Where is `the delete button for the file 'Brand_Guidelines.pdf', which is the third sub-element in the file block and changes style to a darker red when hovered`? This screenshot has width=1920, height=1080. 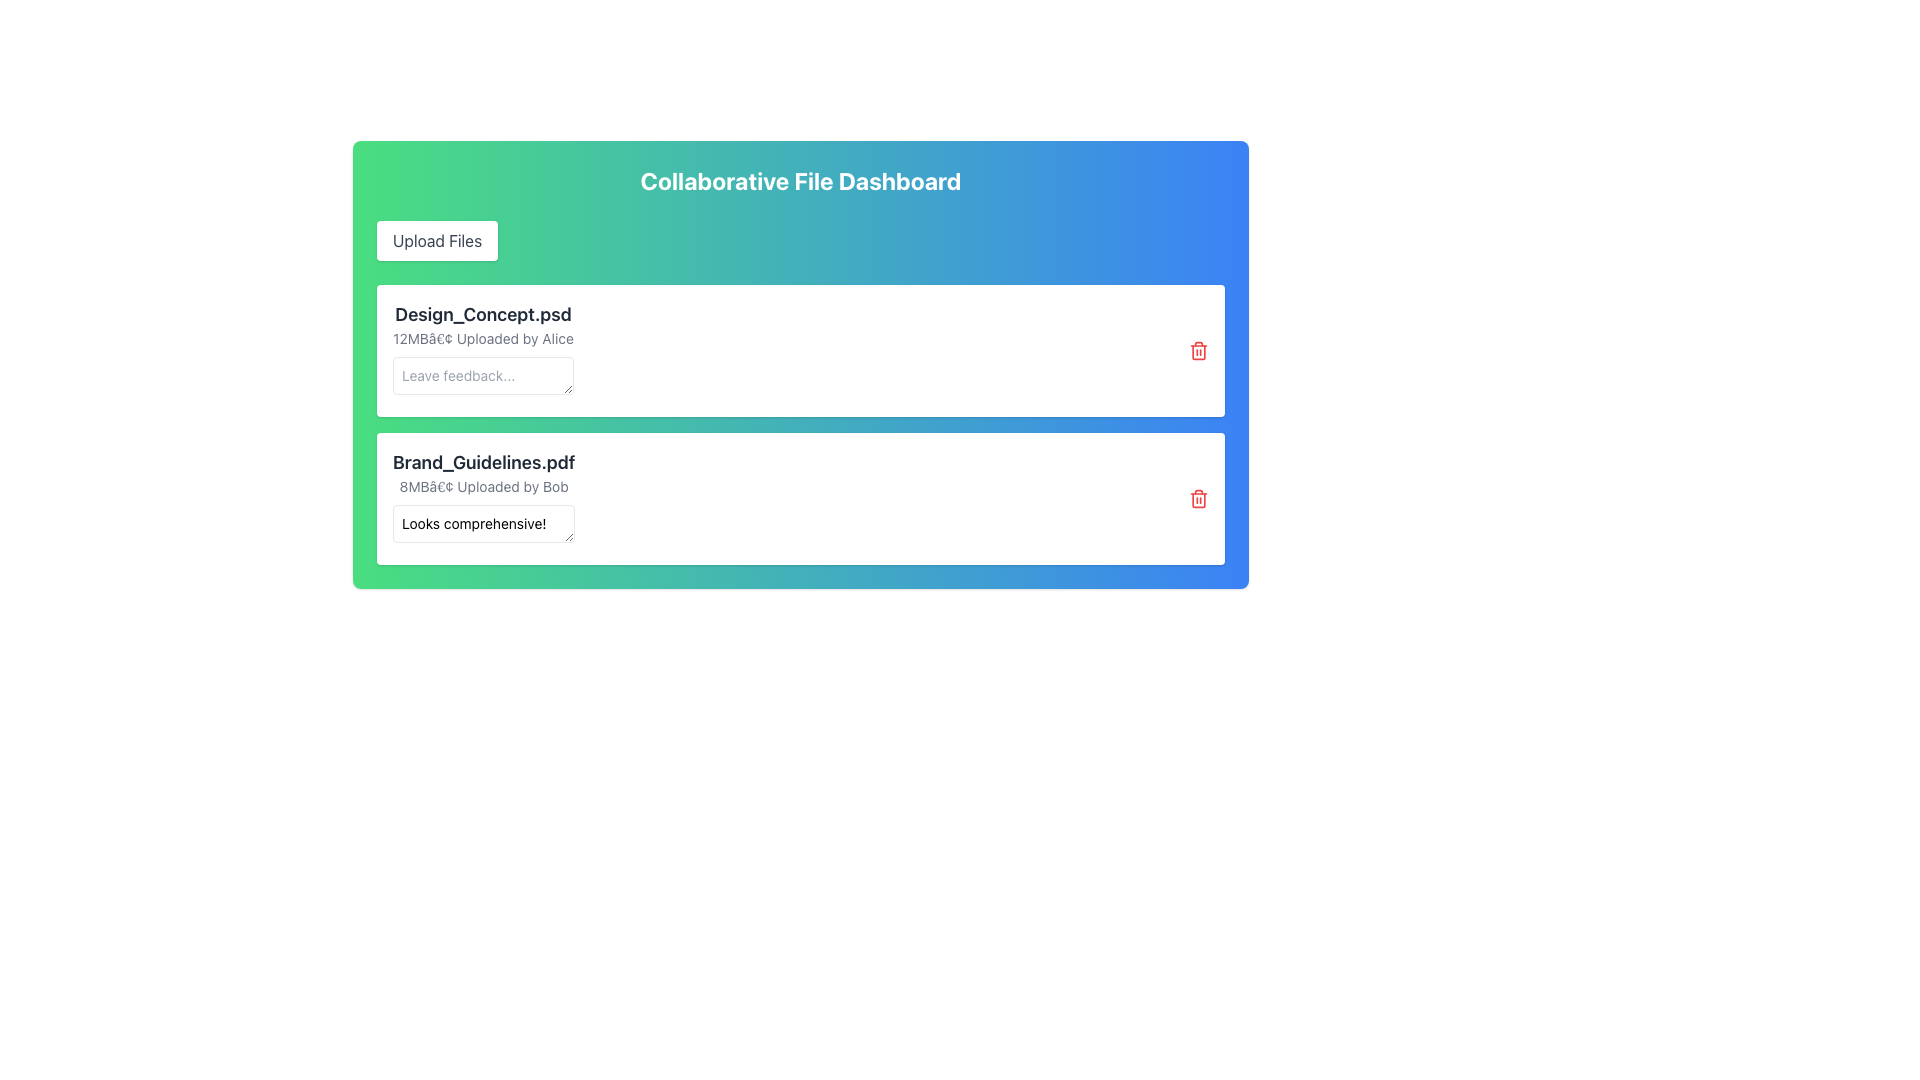
the delete button for the file 'Brand_Guidelines.pdf', which is the third sub-element in the file block and changes style to a darker red when hovered is located at coordinates (1199, 497).